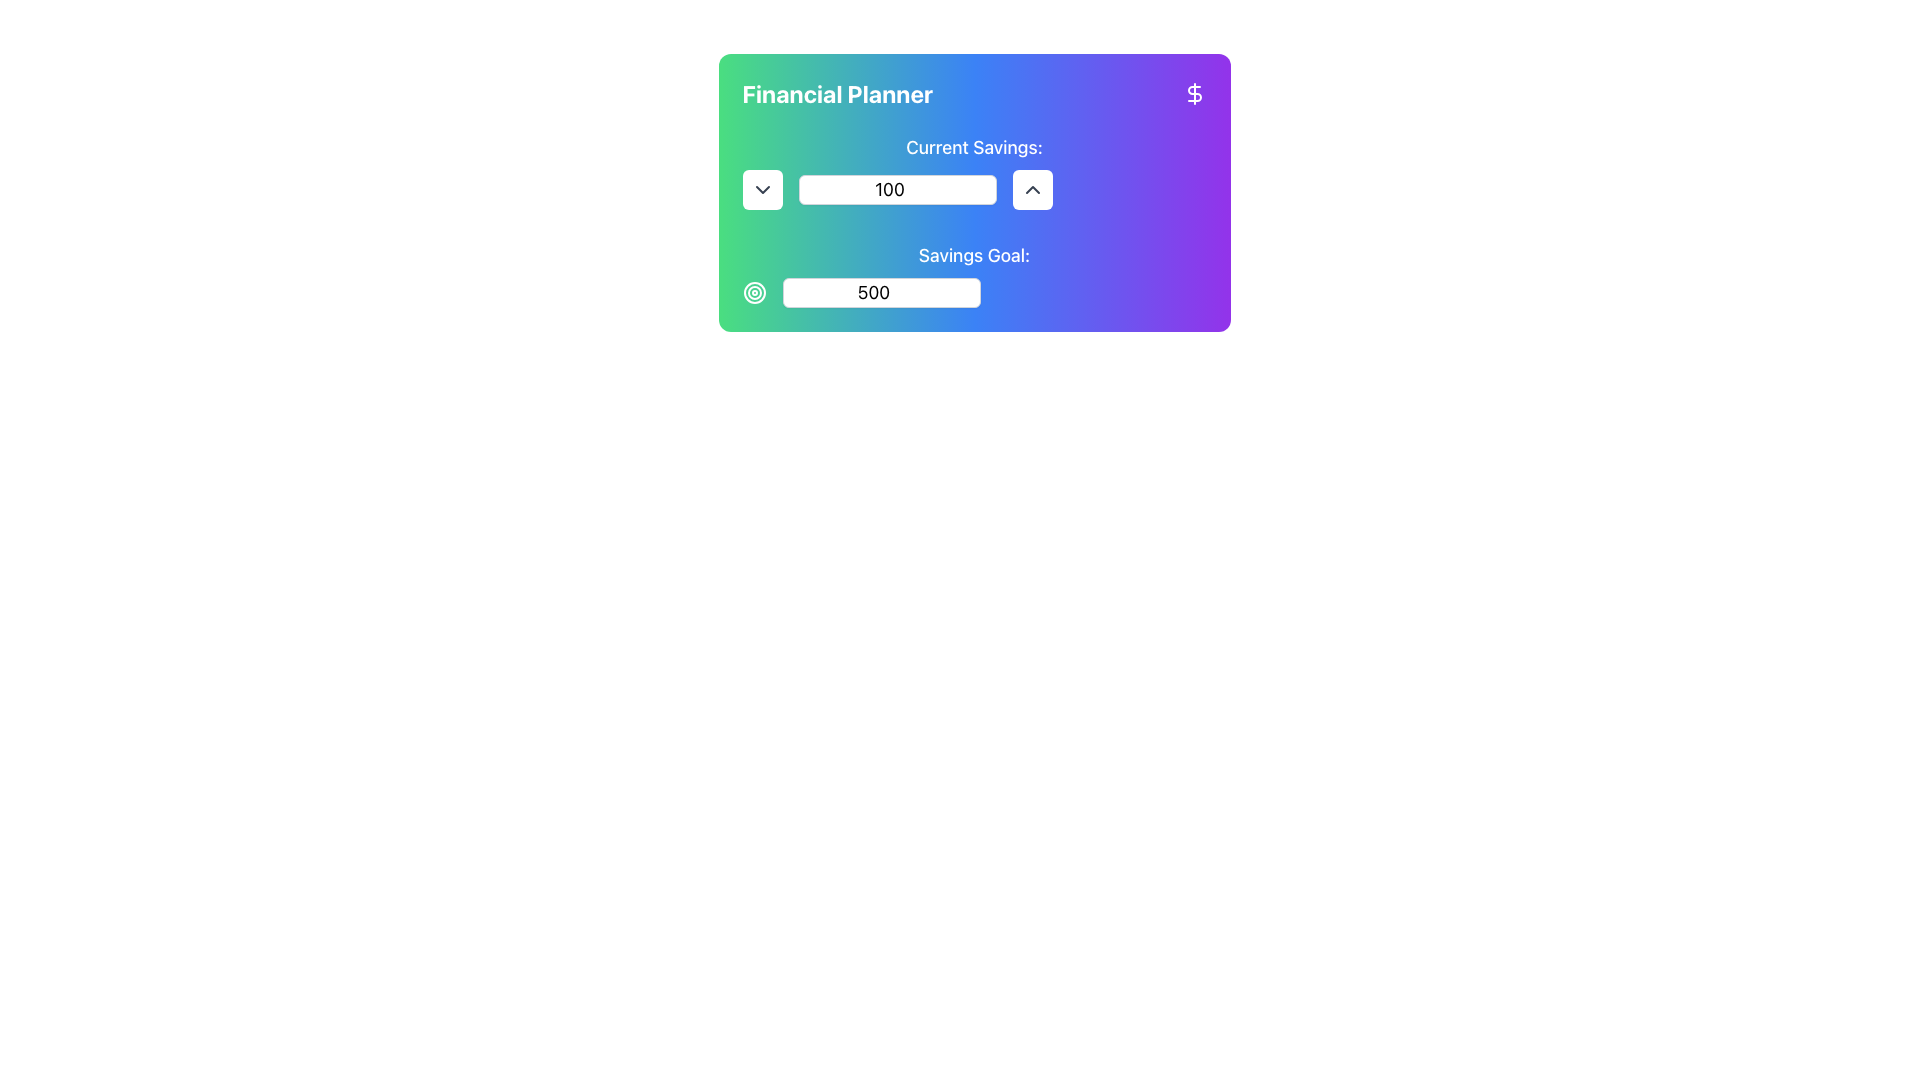 Image resolution: width=1920 pixels, height=1080 pixels. I want to click on the leftmost button in the 'Current Savings' group to decrement the numeric value in the adjacent input field, so click(761, 189).